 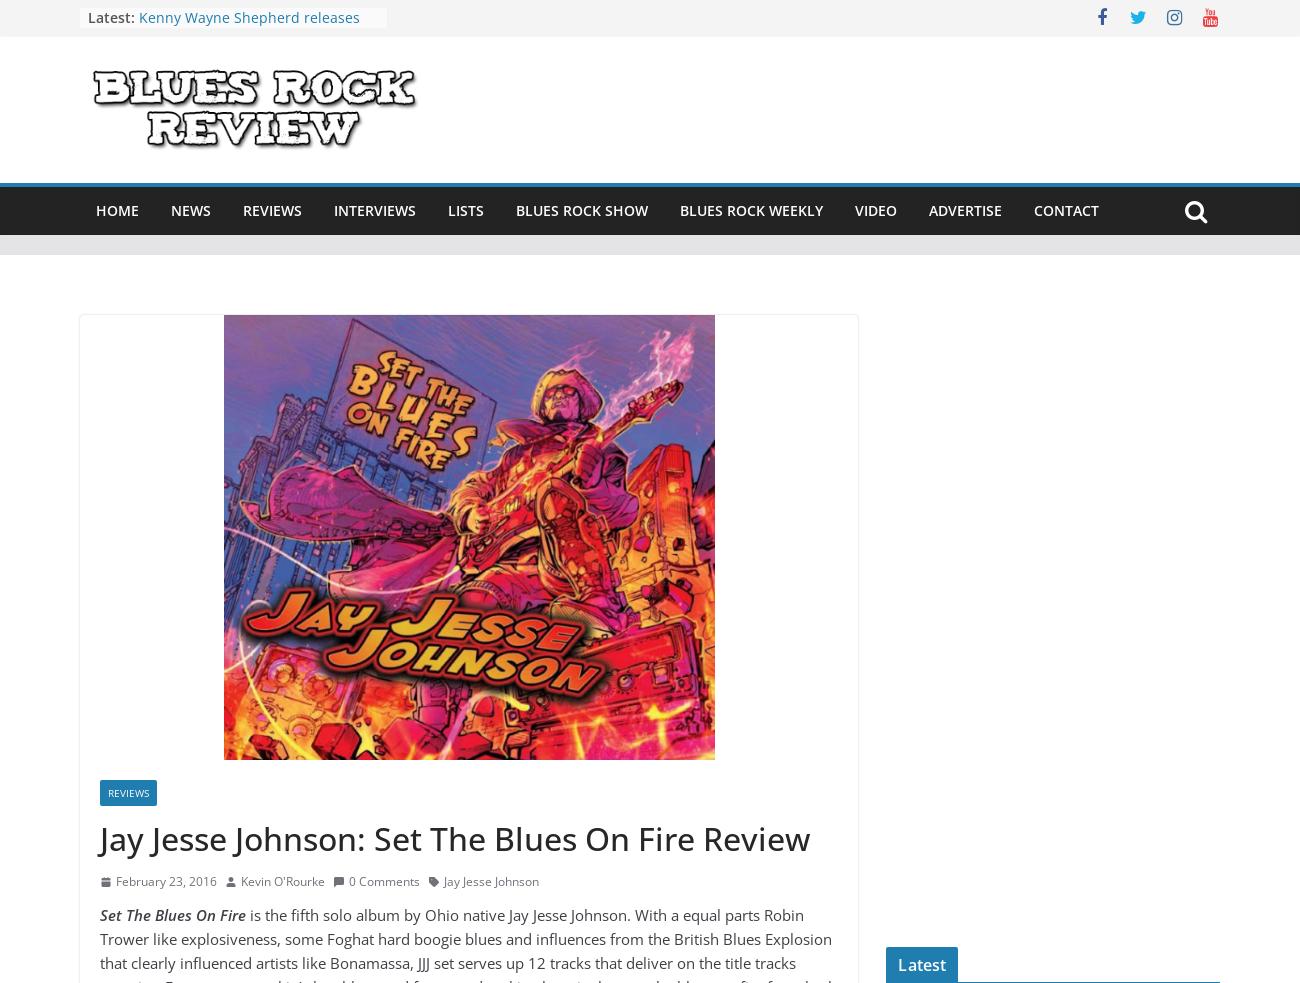 What do you see at coordinates (88, 16) in the screenshot?
I see `'Latest:'` at bounding box center [88, 16].